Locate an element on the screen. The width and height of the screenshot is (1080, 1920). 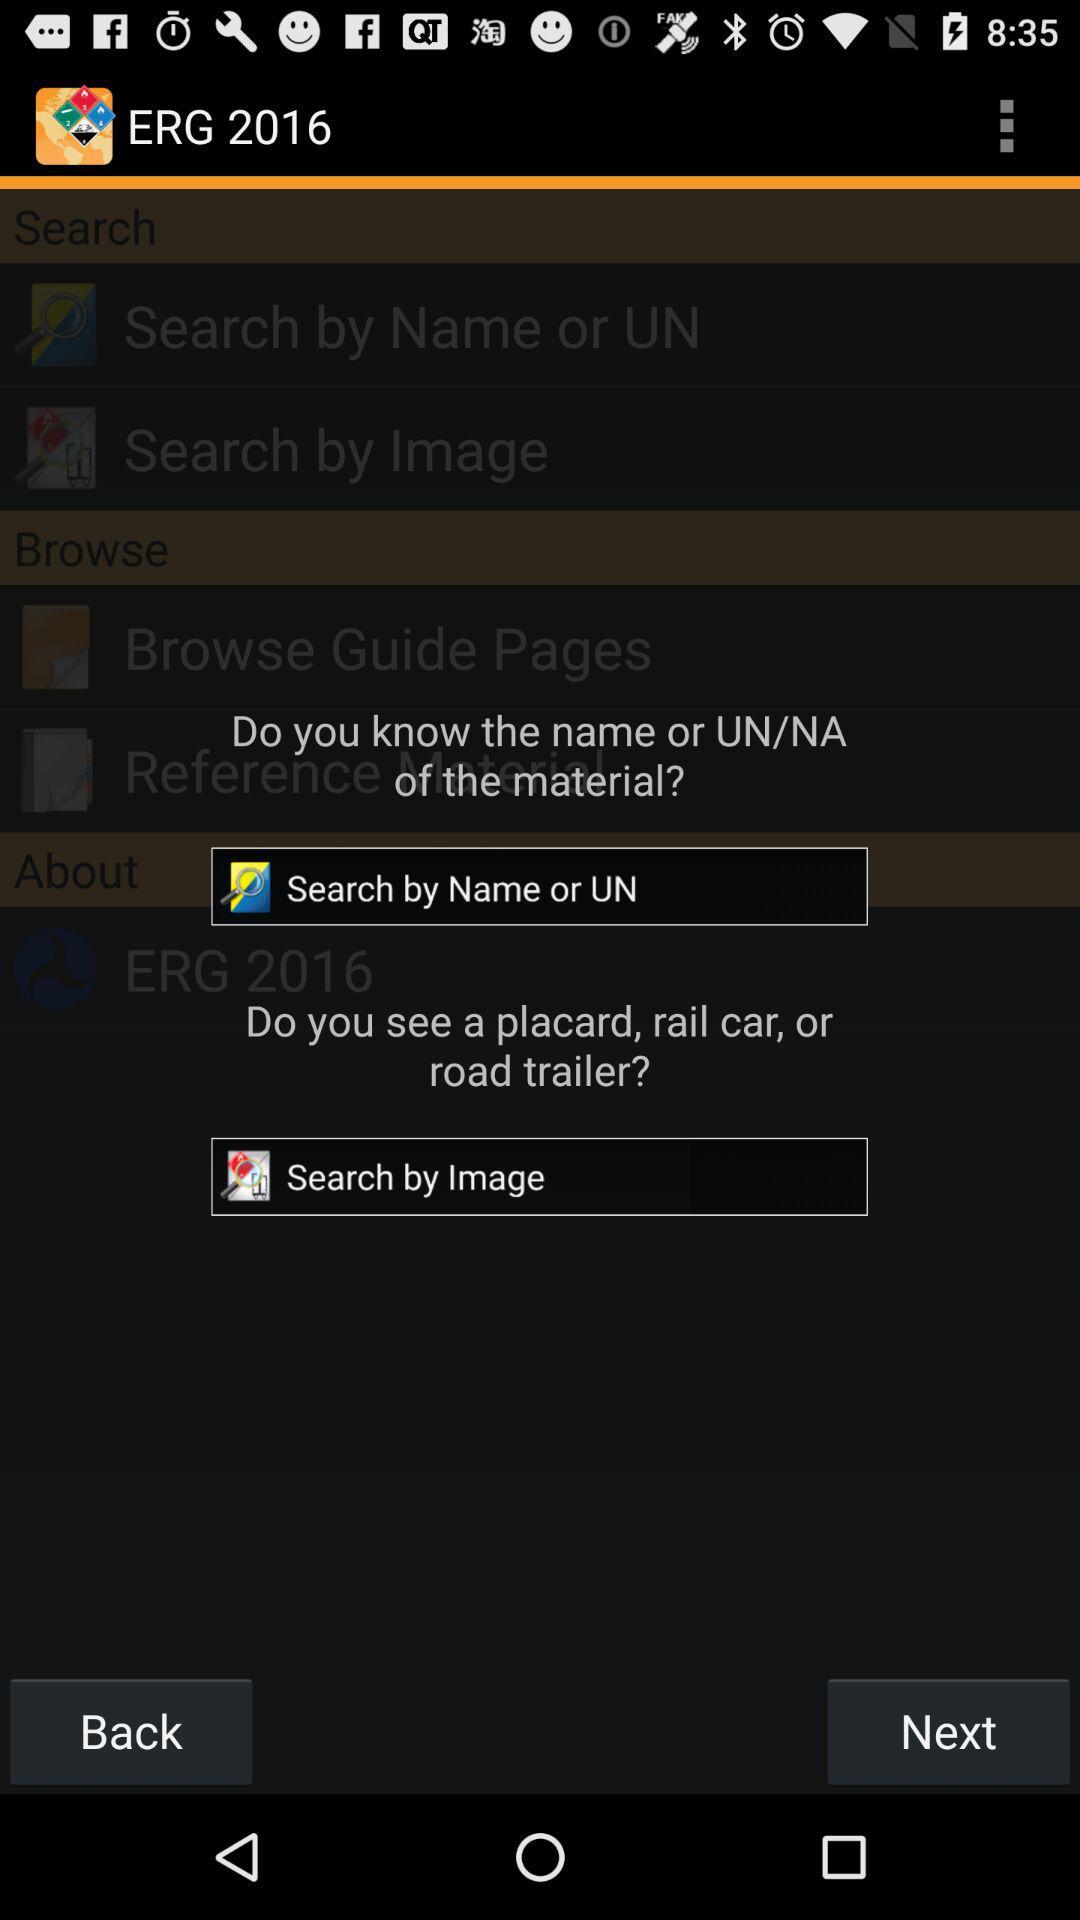
item below browse guide pages is located at coordinates (600, 769).